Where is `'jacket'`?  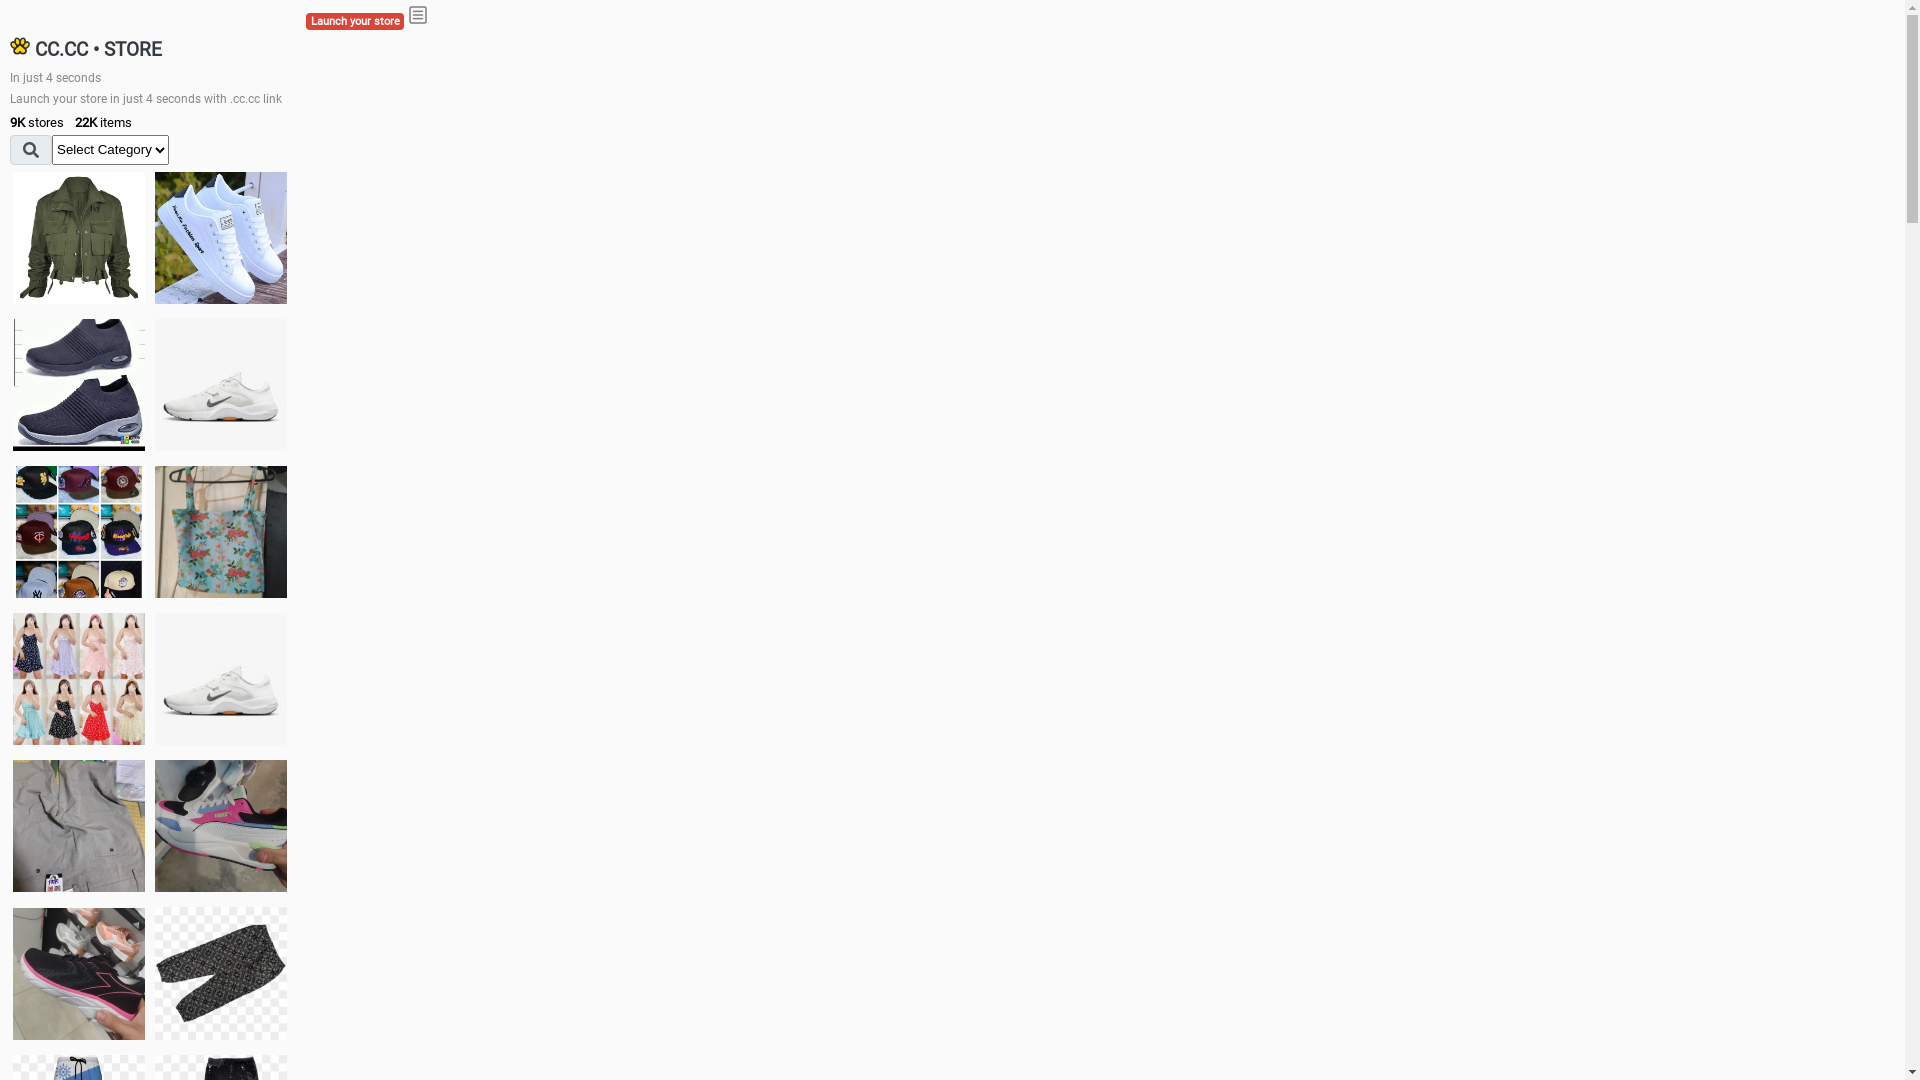
'jacket' is located at coordinates (78, 237).